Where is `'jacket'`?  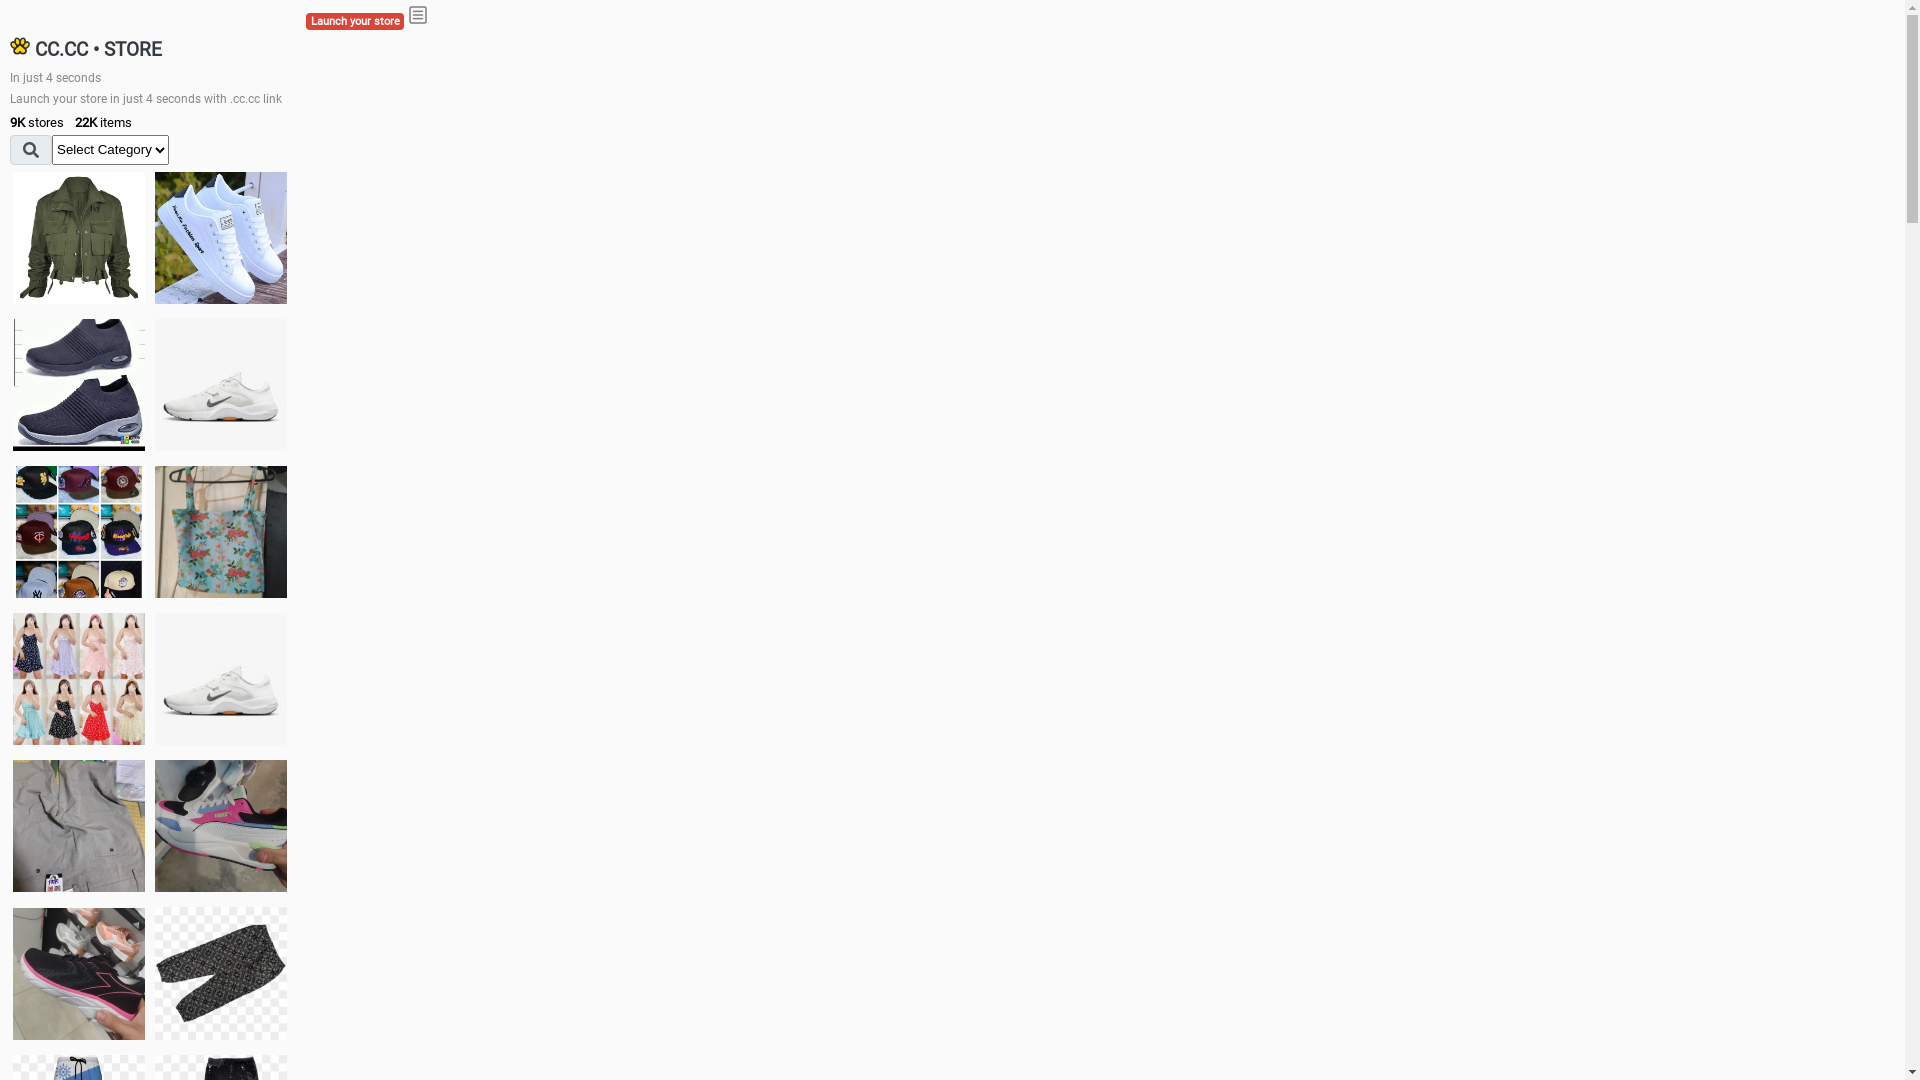
'jacket' is located at coordinates (78, 237).